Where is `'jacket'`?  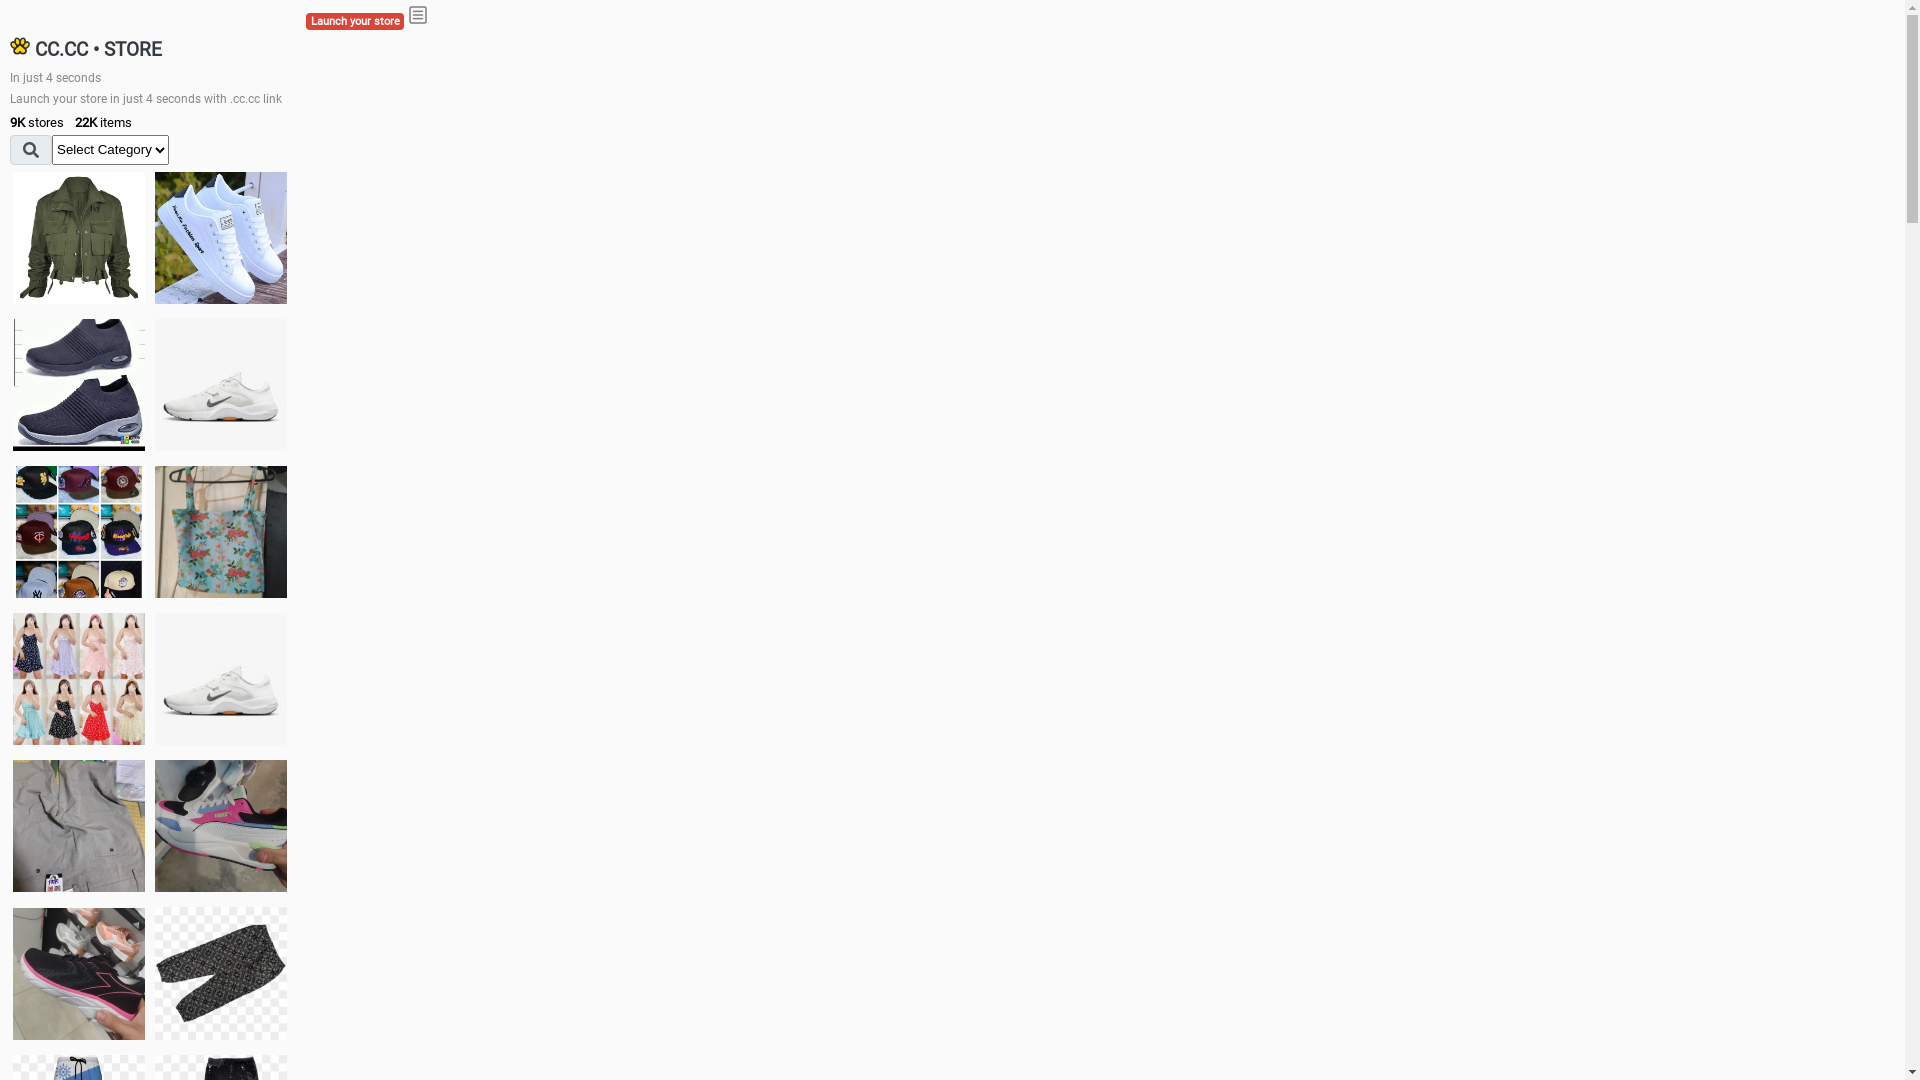
'jacket' is located at coordinates (78, 237).